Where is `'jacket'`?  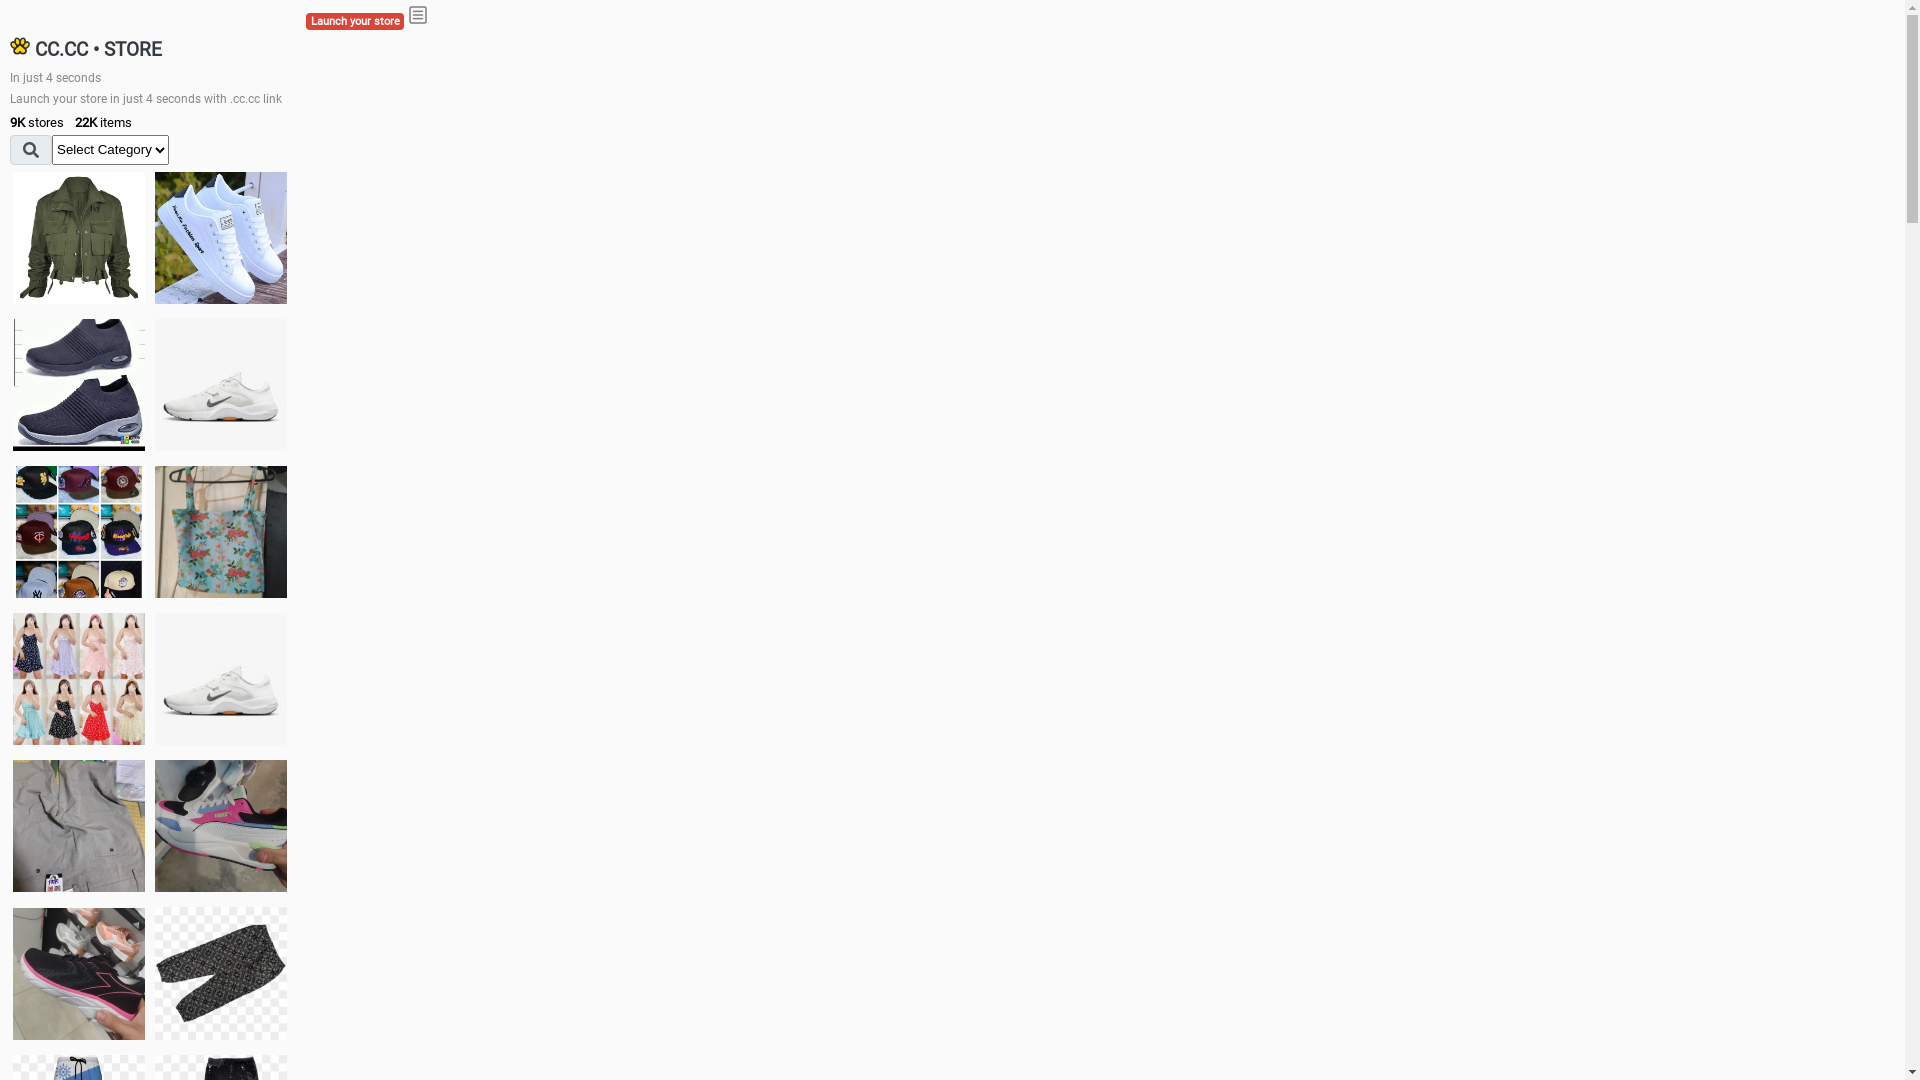
'jacket' is located at coordinates (78, 237).